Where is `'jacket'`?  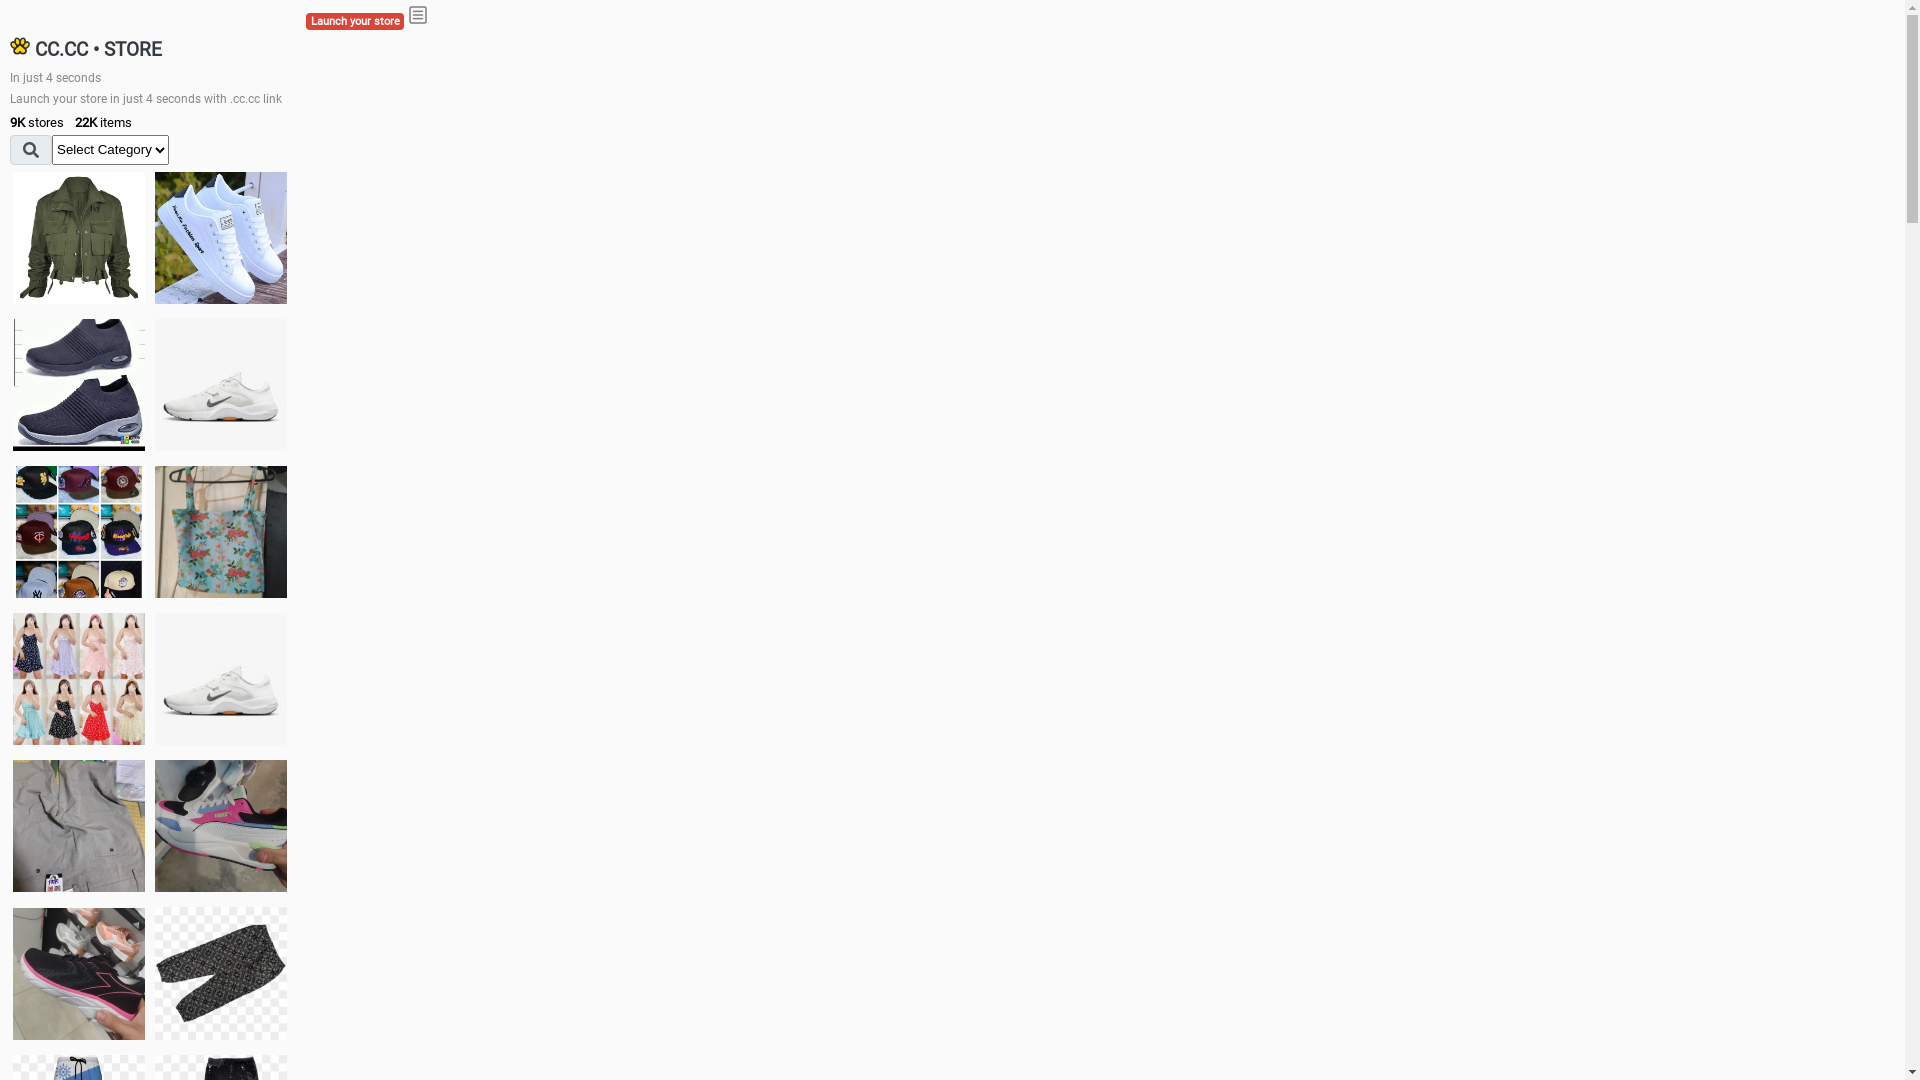
'jacket' is located at coordinates (78, 237).